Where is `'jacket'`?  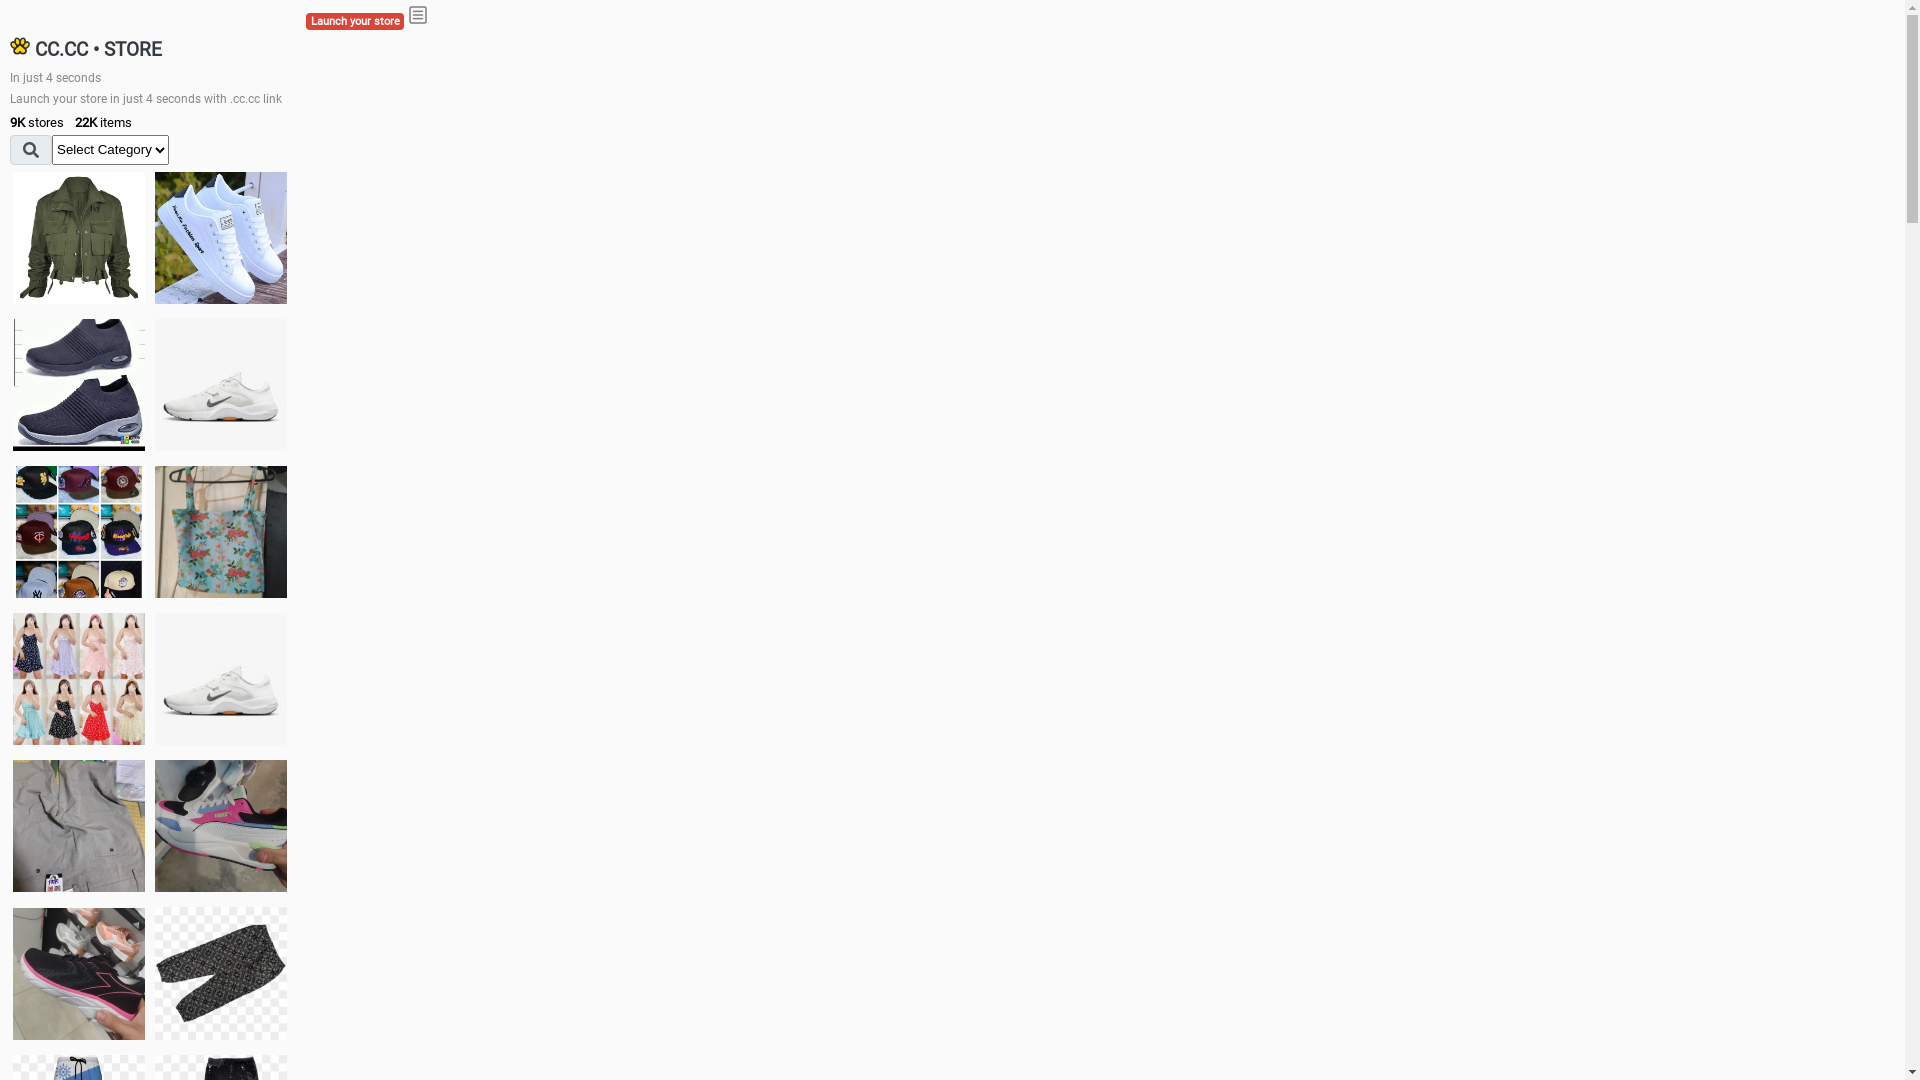
'jacket' is located at coordinates (78, 237).